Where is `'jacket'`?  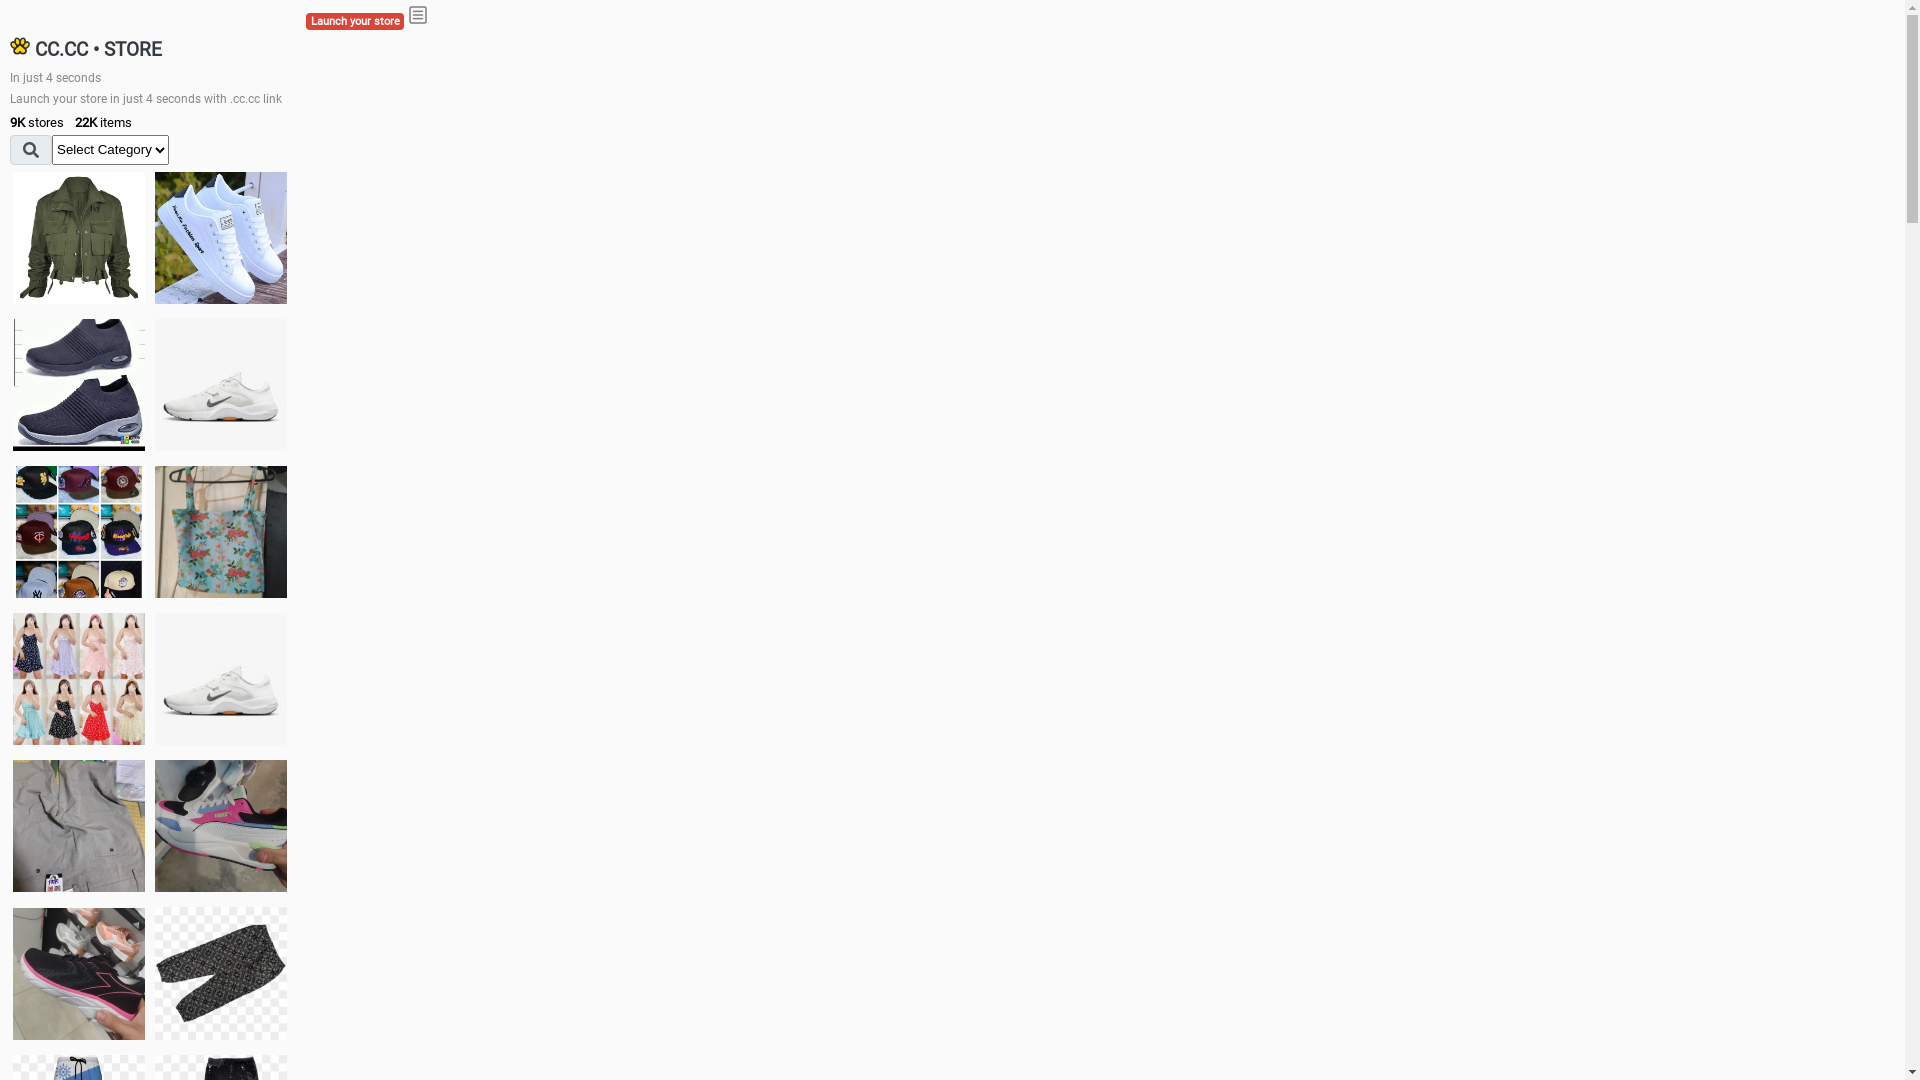
'jacket' is located at coordinates (78, 237).